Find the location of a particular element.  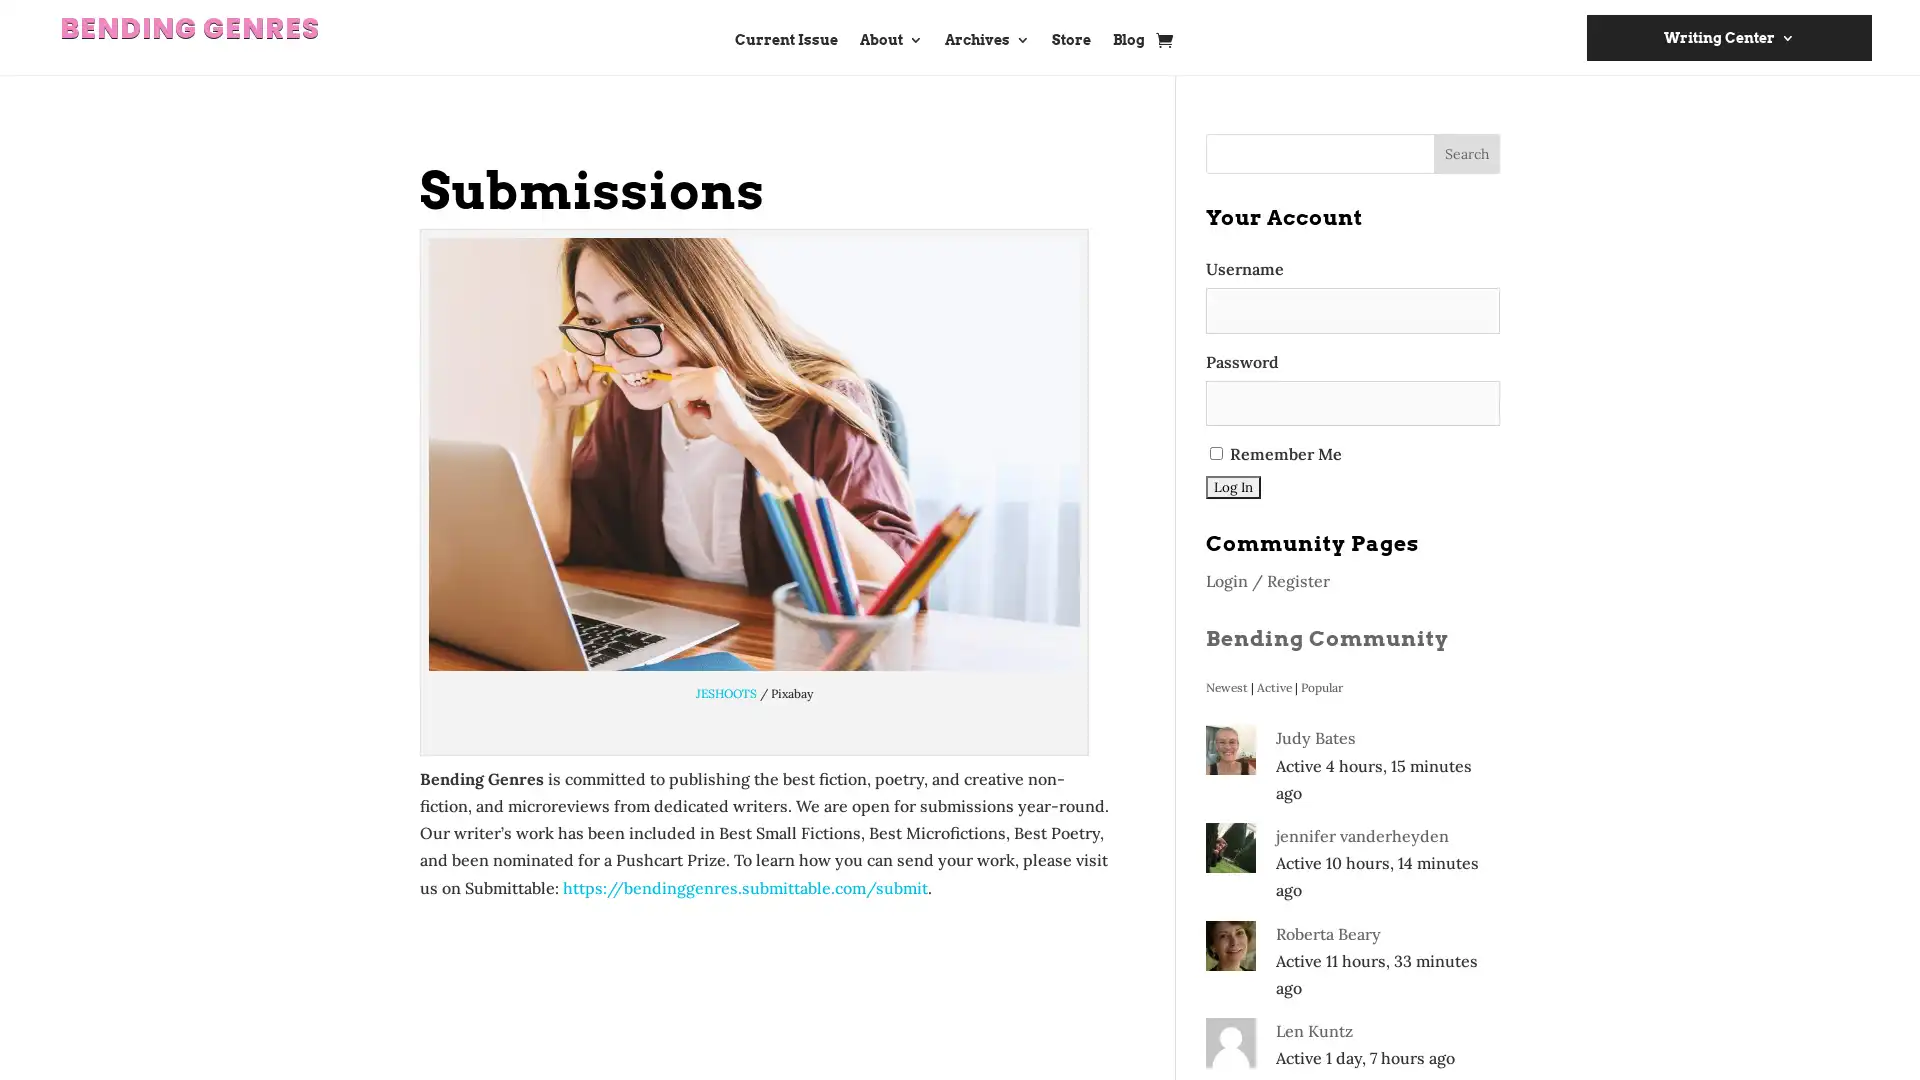

Log In is located at coordinates (1232, 487).